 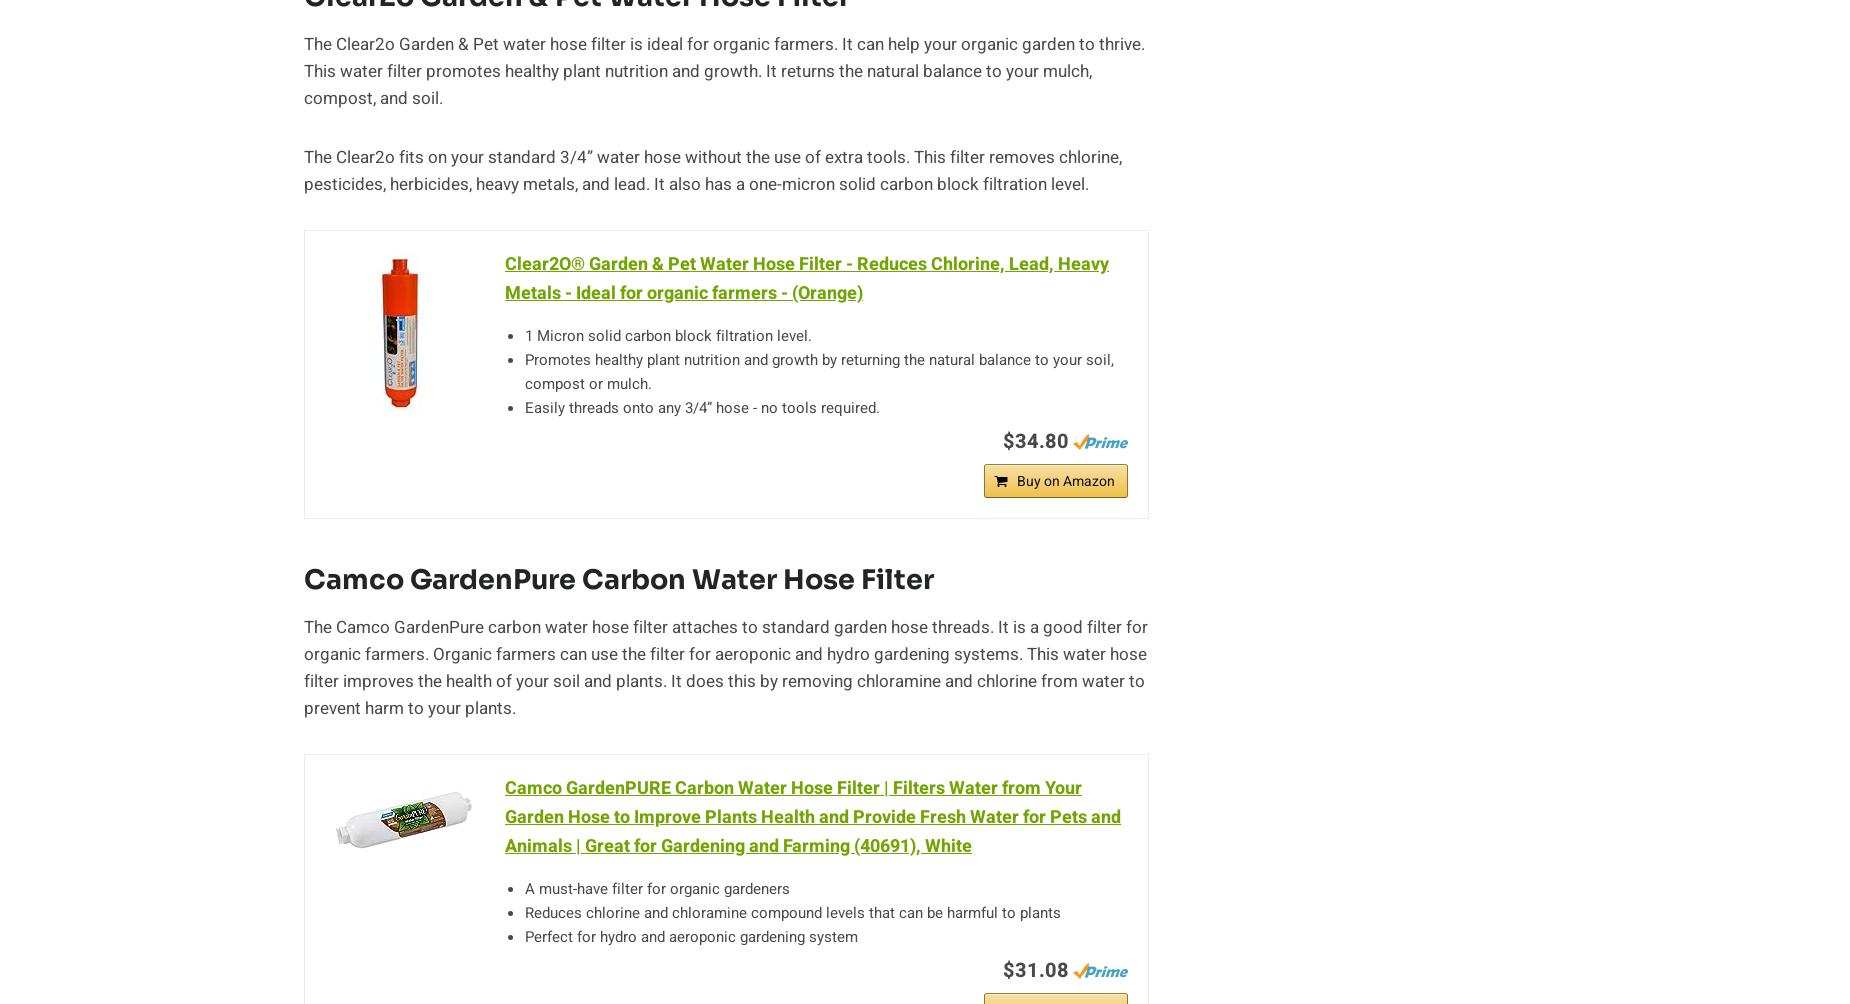 I want to click on 'Clear2O® Garden & Pet Water Hose Filter - Reduces Chlorine, Lead, Heavy Metals - Ideal for organic farmers - (Orange)', so click(x=806, y=279).